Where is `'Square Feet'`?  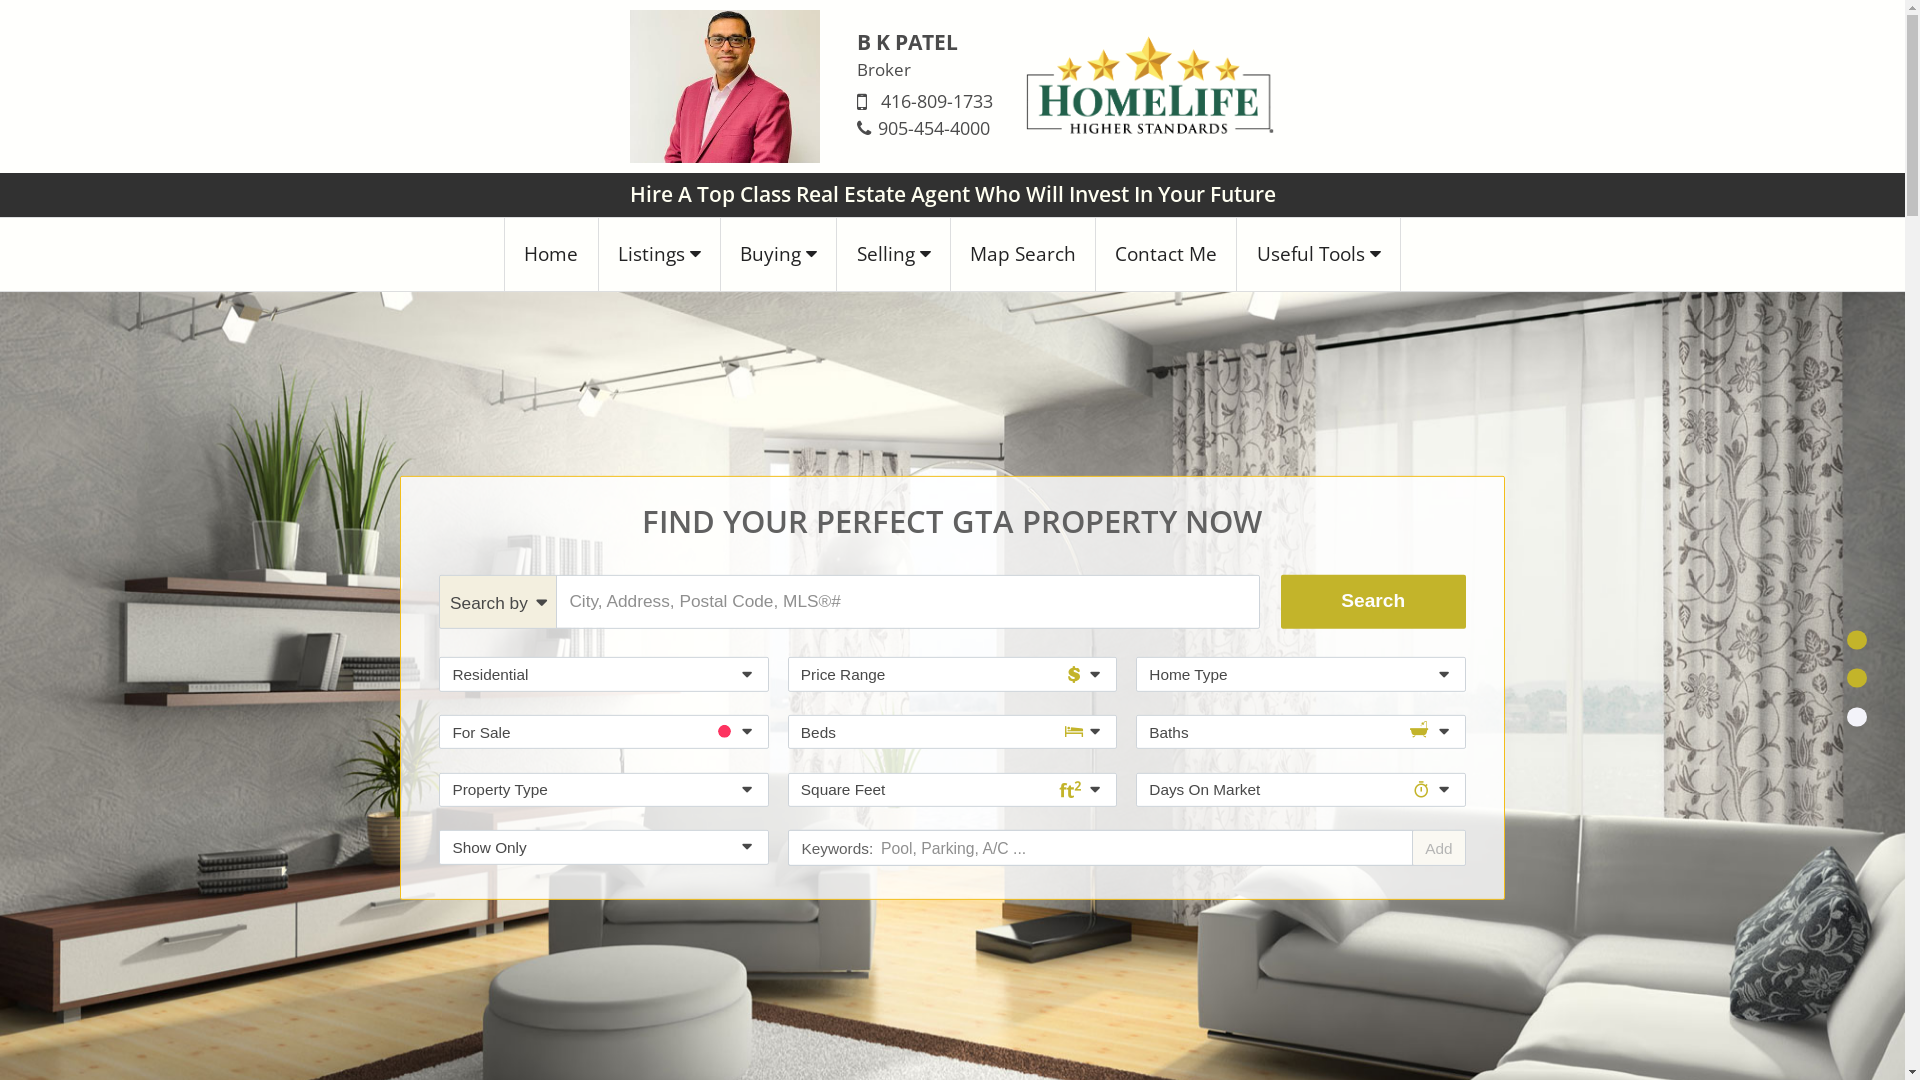
'Square Feet' is located at coordinates (951, 788).